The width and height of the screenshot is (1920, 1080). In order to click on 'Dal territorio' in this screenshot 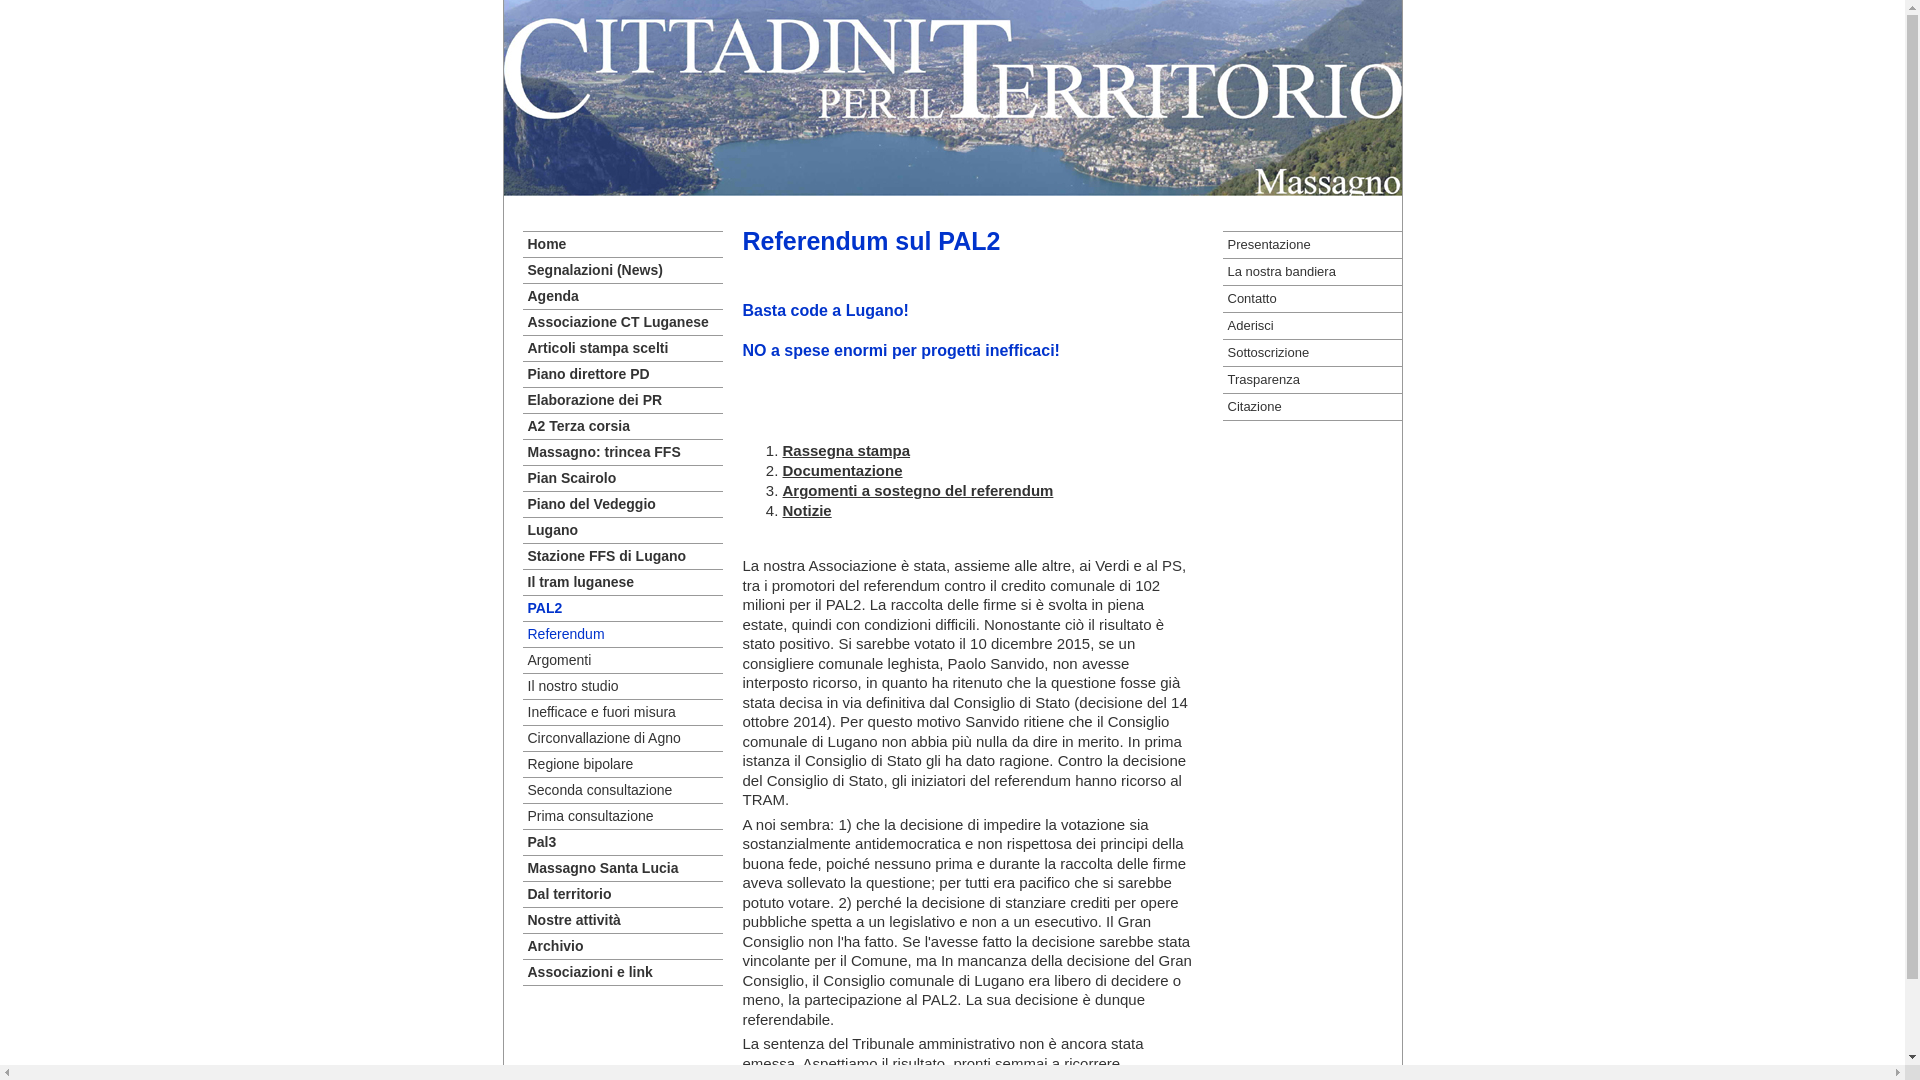, I will do `click(522, 893)`.